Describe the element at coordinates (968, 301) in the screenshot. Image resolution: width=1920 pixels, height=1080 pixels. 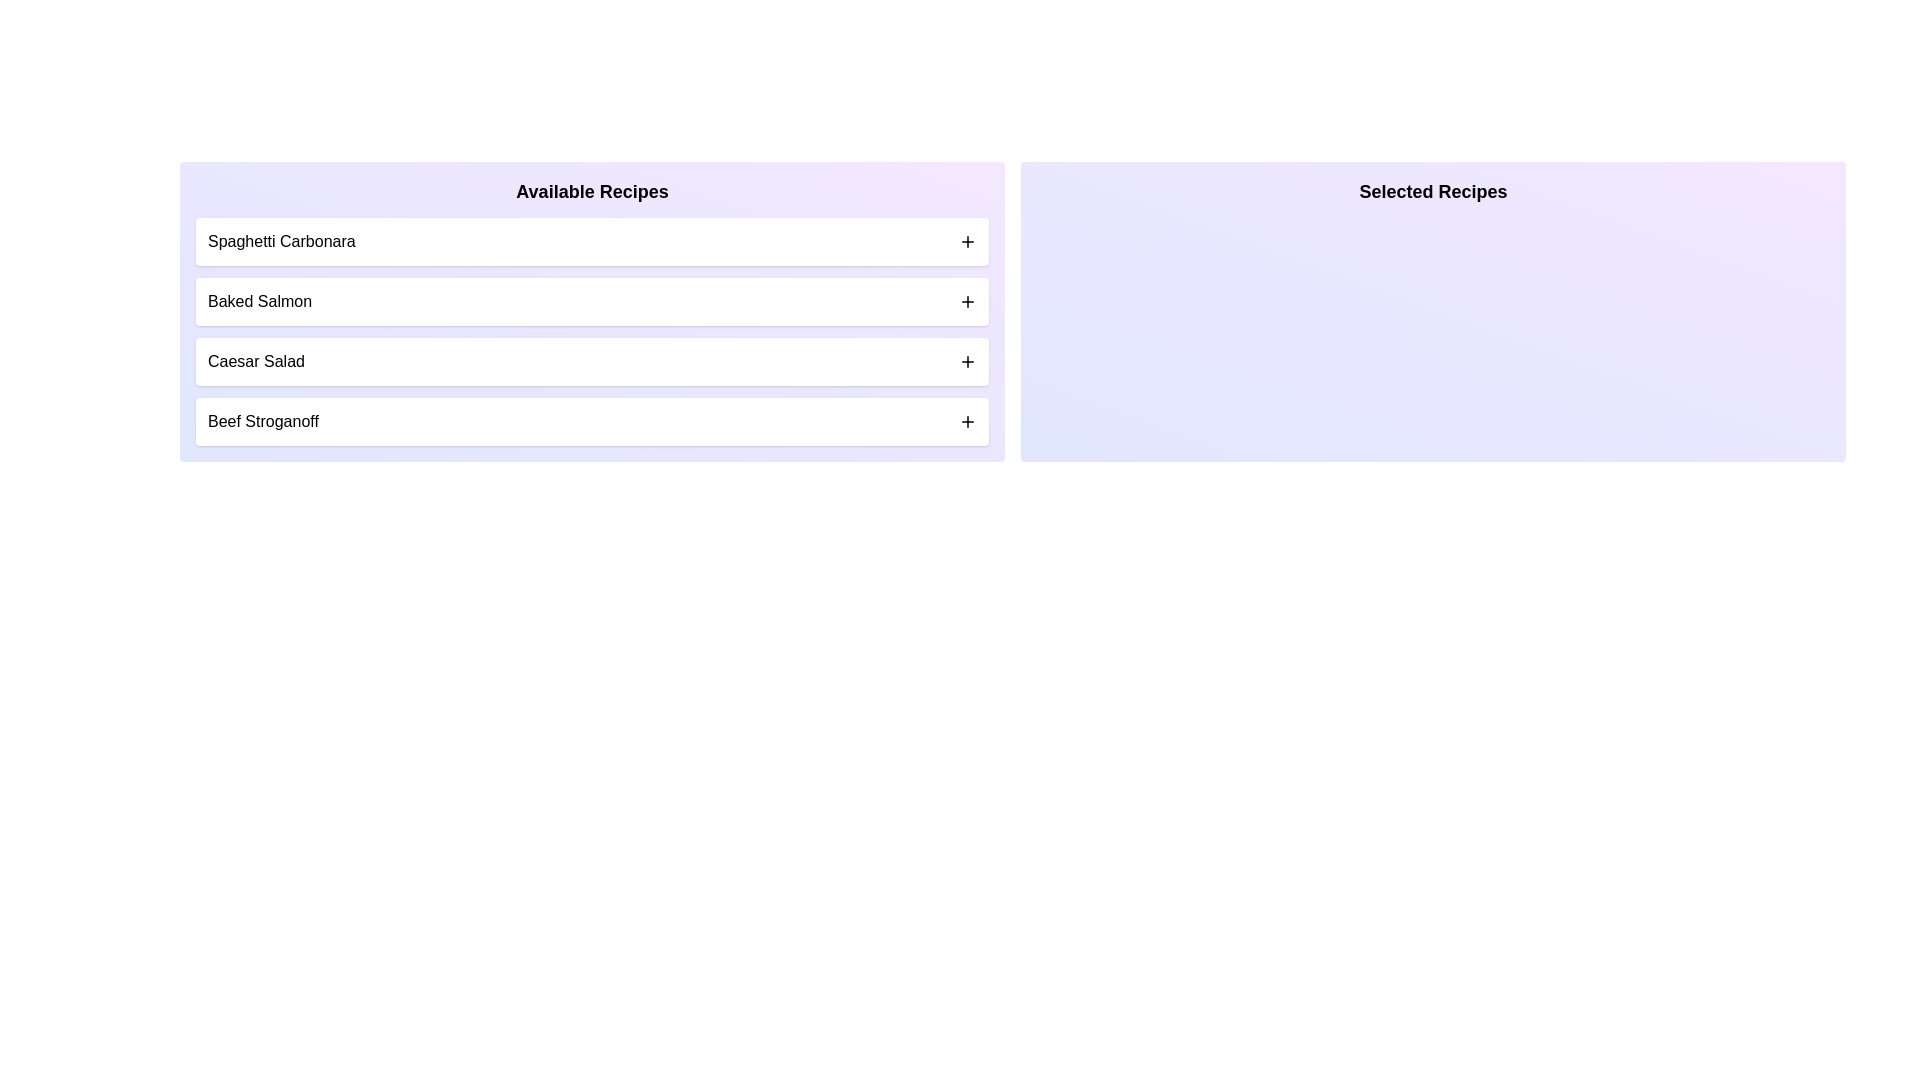
I see `'+' button next to Baked Salmon to add it to the selected list` at that location.